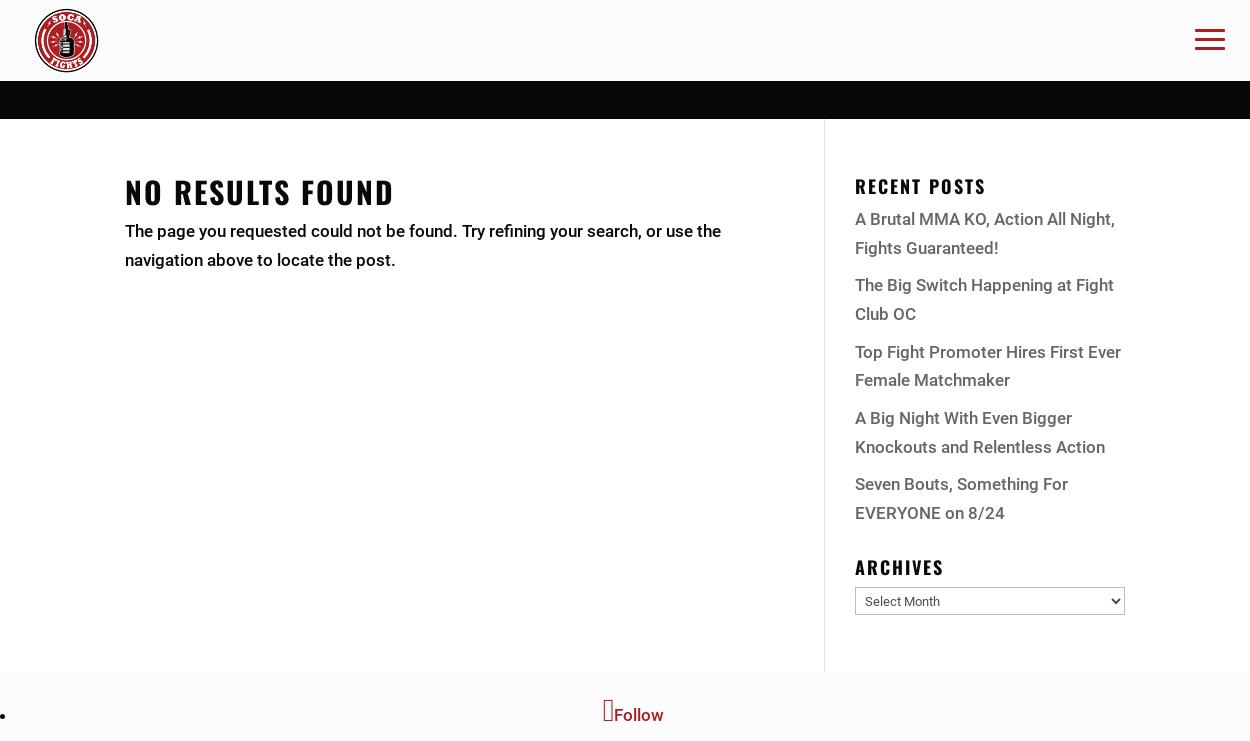 The width and height of the screenshot is (1250, 741). Describe the element at coordinates (125, 190) in the screenshot. I see `'No Results Found'` at that location.